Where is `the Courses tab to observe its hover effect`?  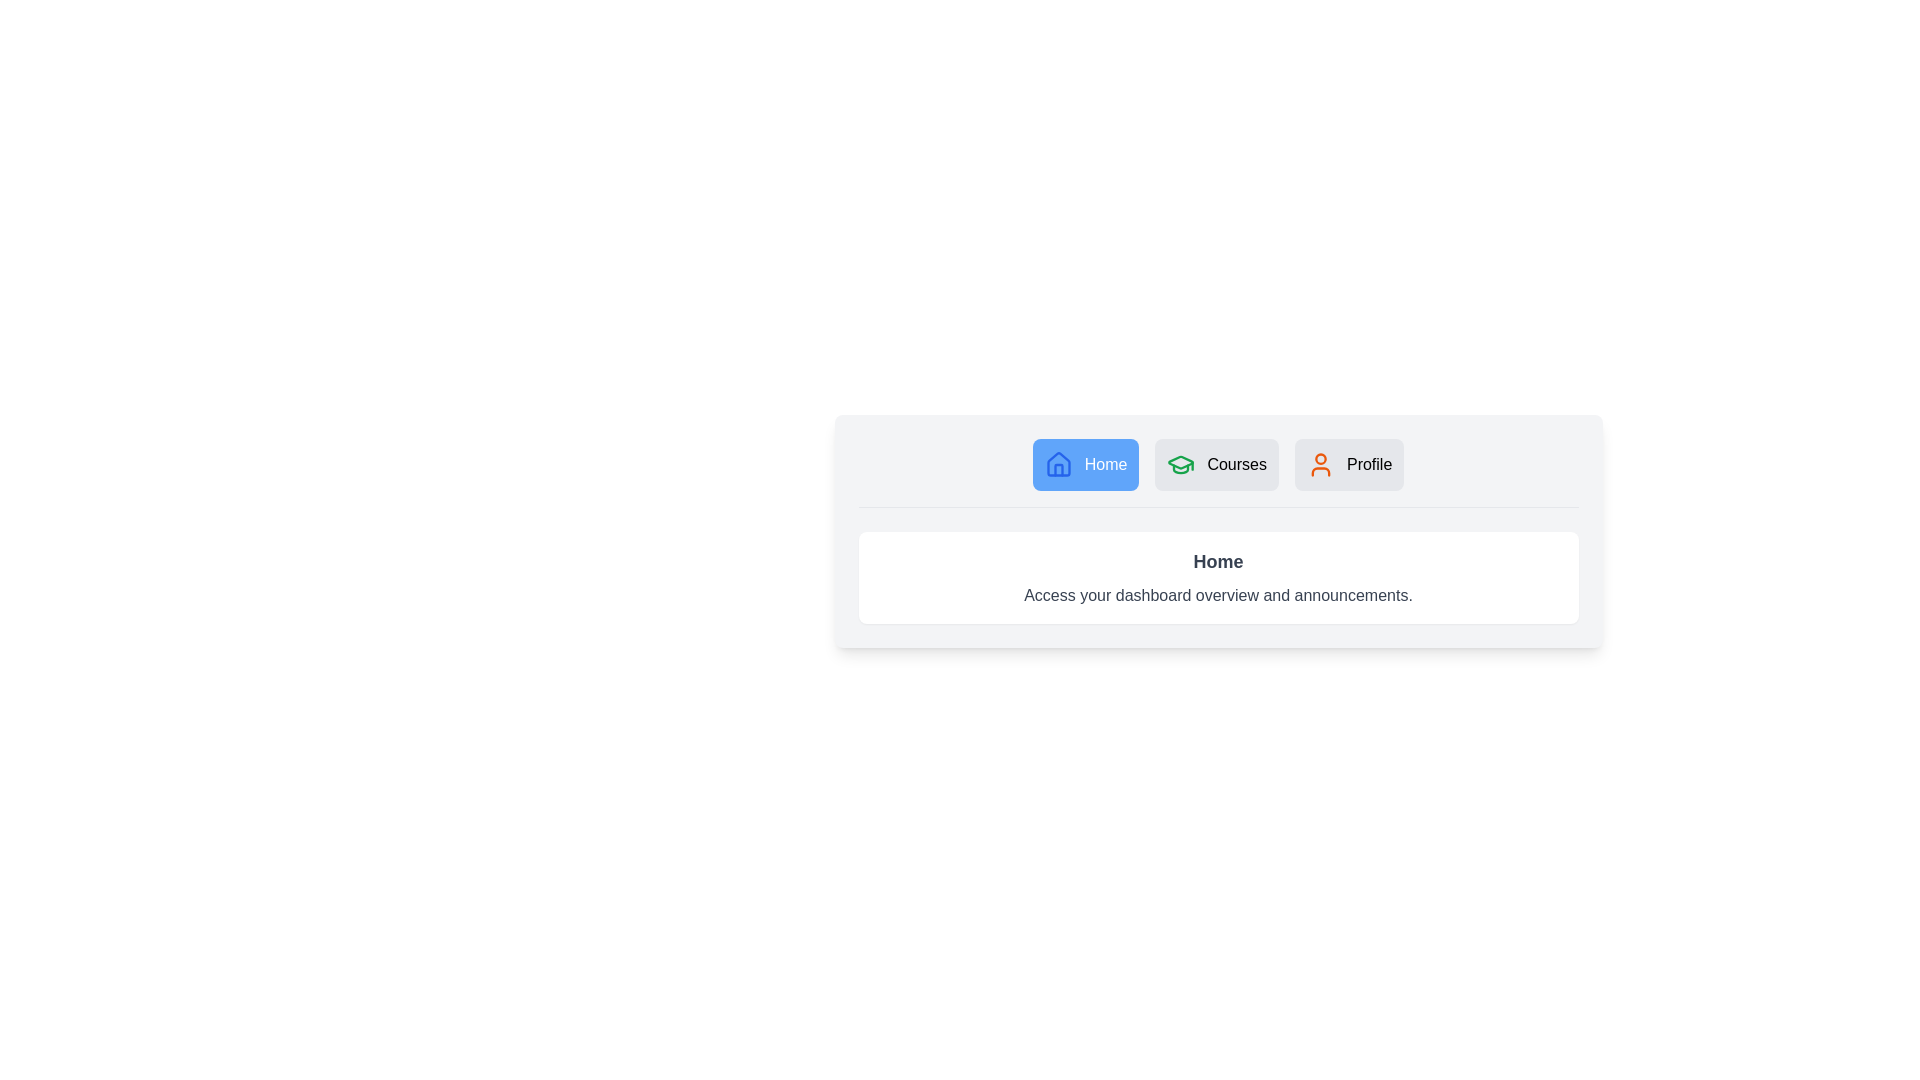
the Courses tab to observe its hover effect is located at coordinates (1216, 465).